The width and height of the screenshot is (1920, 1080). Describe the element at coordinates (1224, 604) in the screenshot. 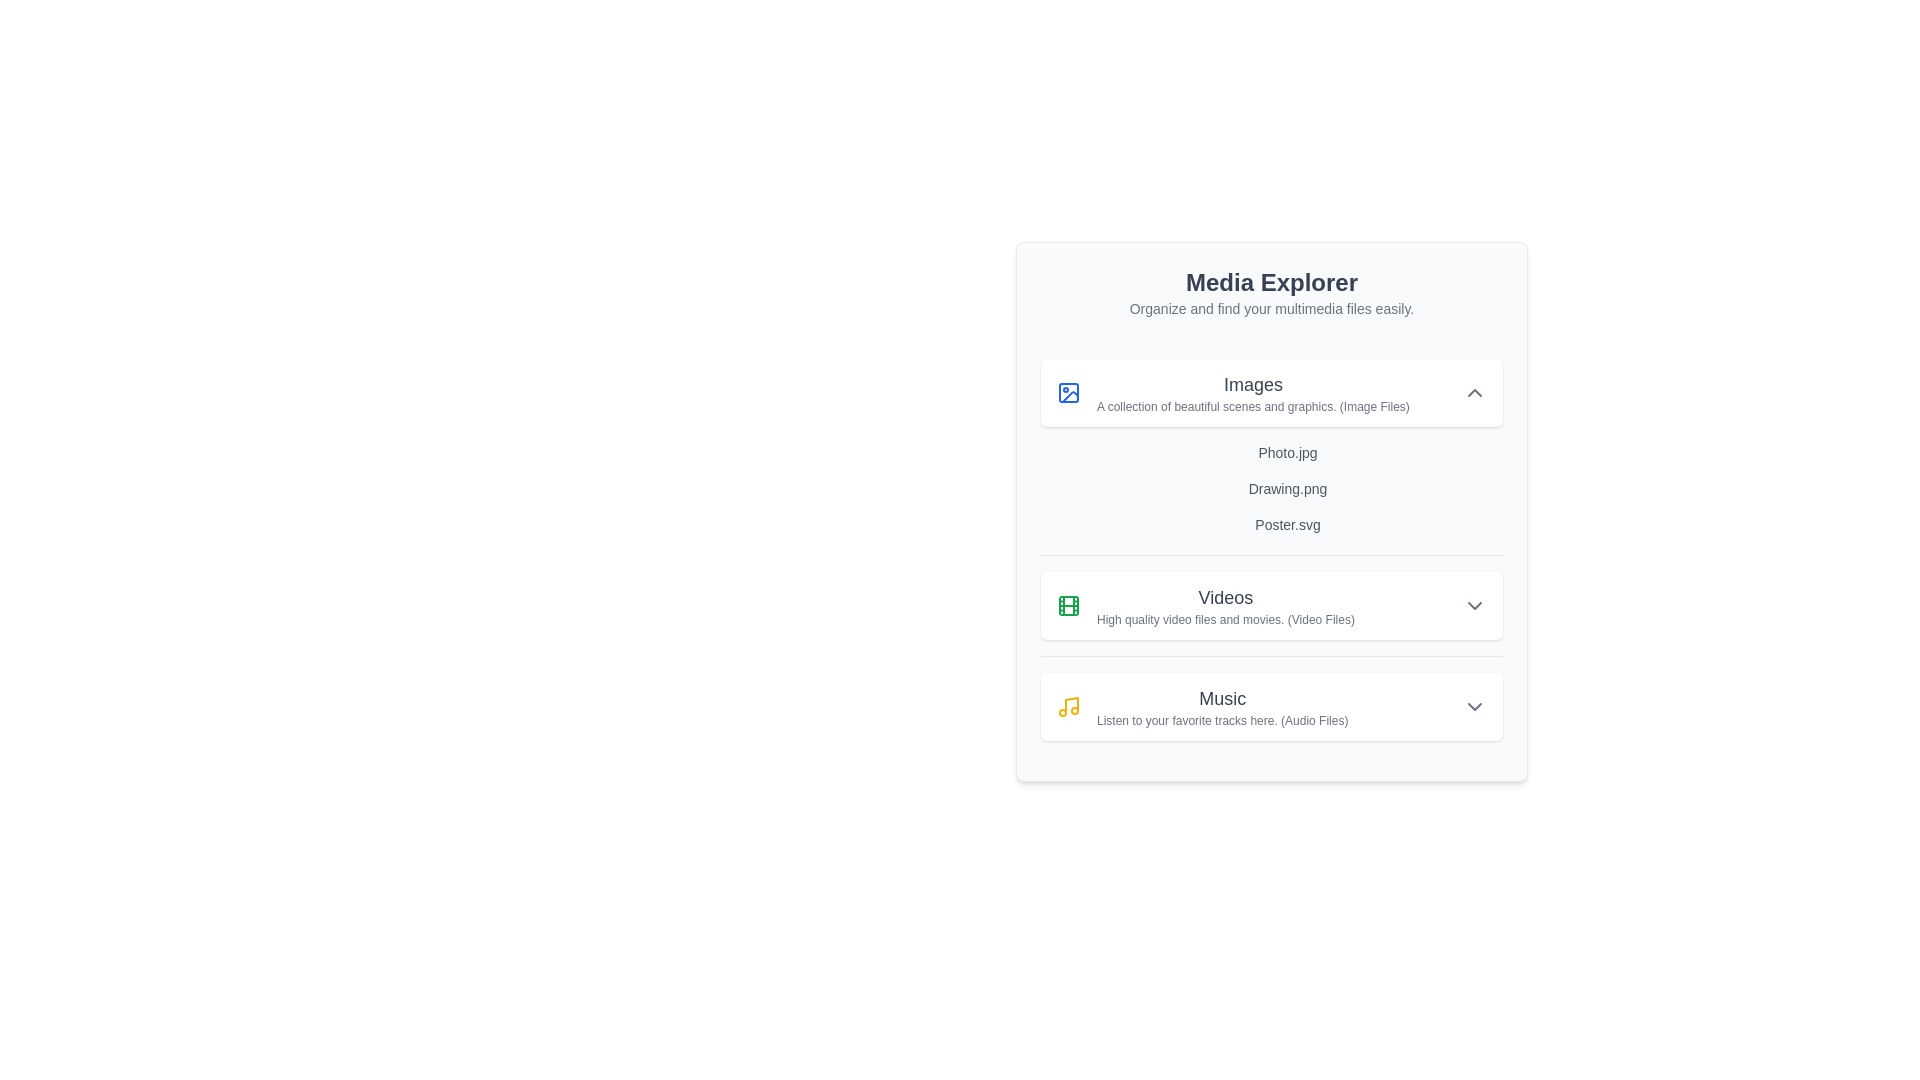

I see `the 'Videos' text block, which features a bold title and a description about high quality video files, located in the Media Explorer section` at that location.